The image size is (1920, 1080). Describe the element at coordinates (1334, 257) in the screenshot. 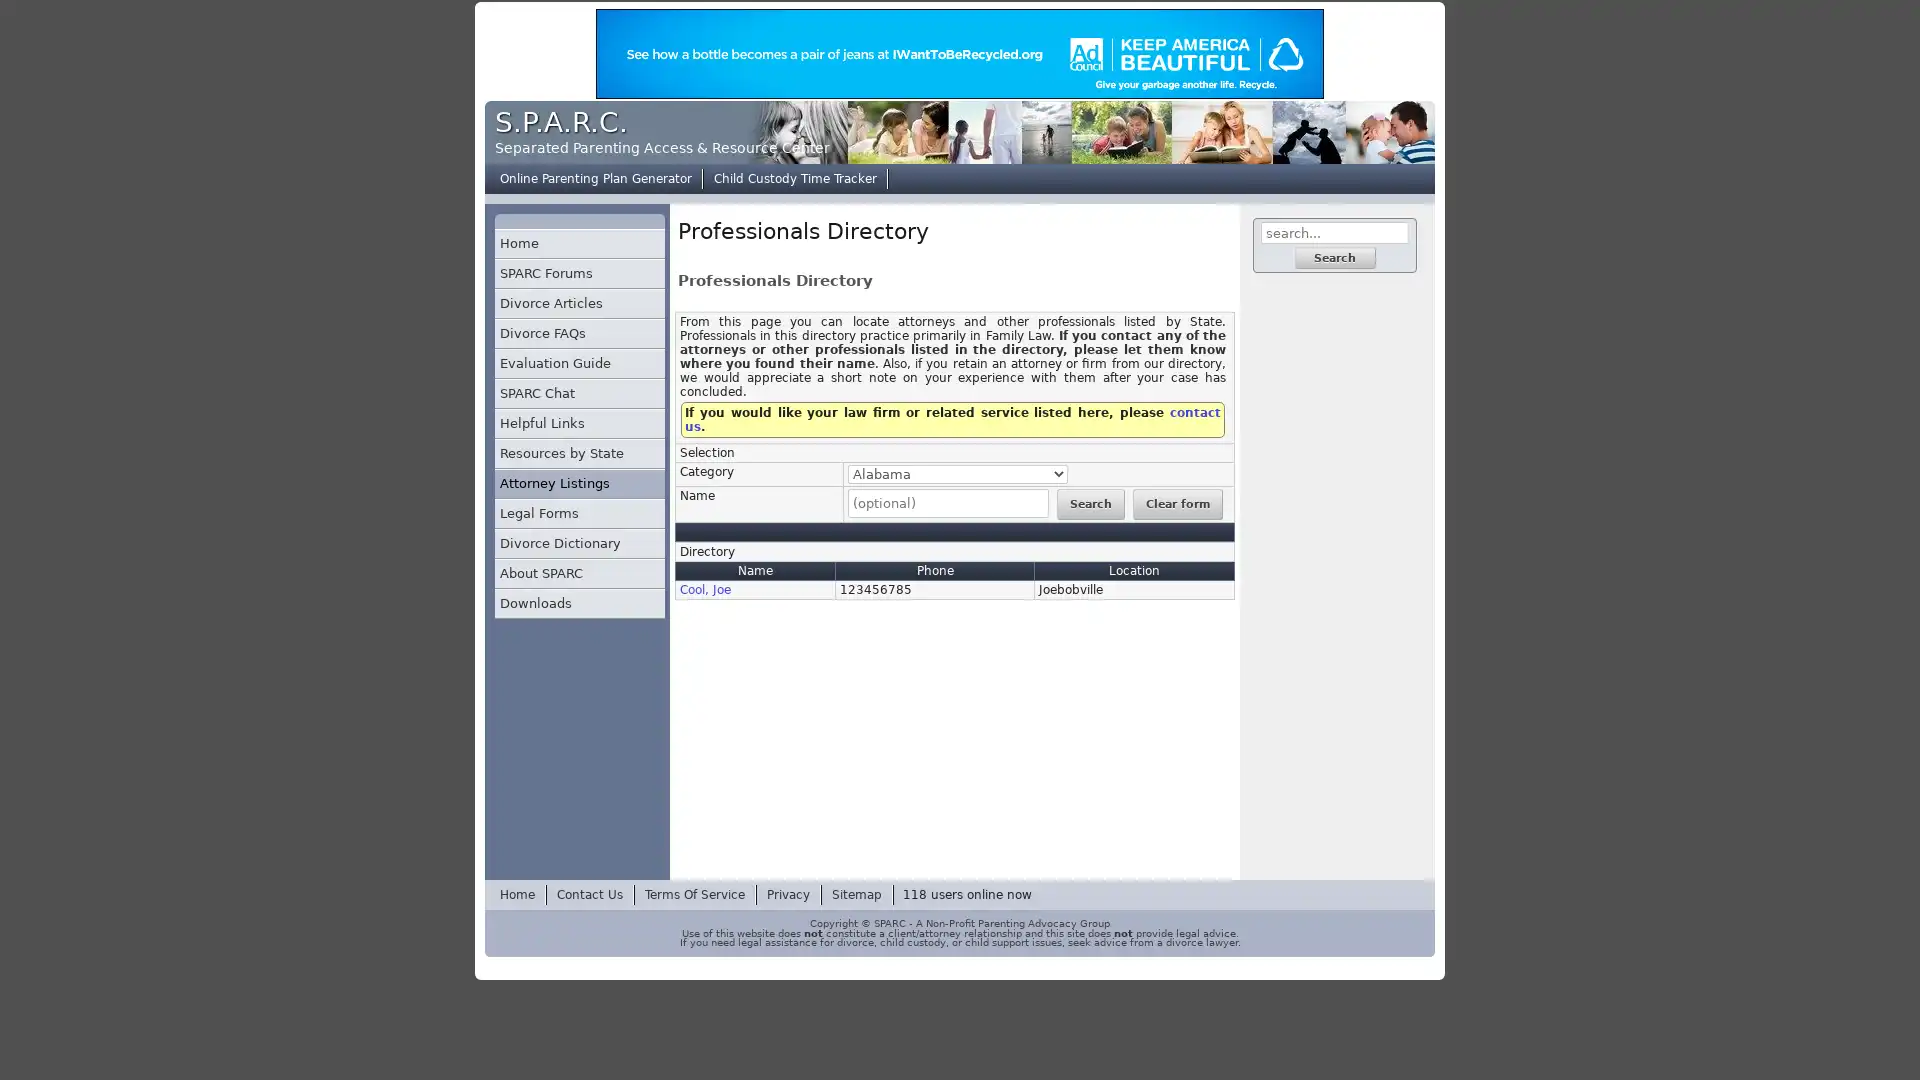

I see `Search` at that location.